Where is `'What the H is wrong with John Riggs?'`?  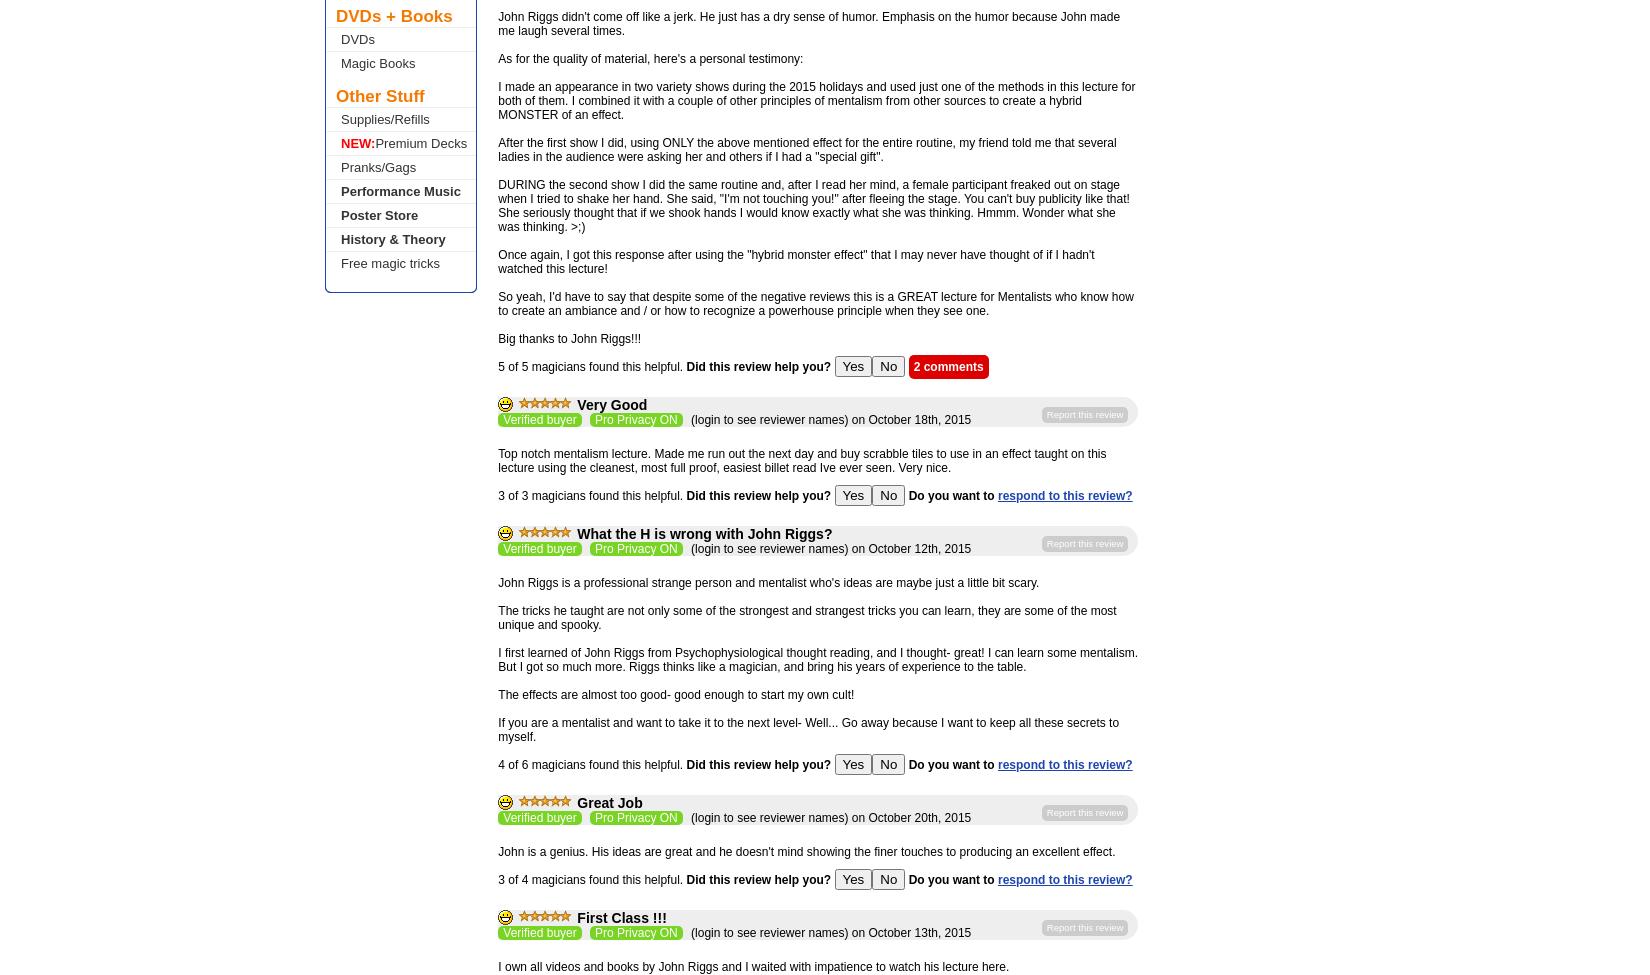 'What the H is wrong with John Riggs?' is located at coordinates (576, 533).